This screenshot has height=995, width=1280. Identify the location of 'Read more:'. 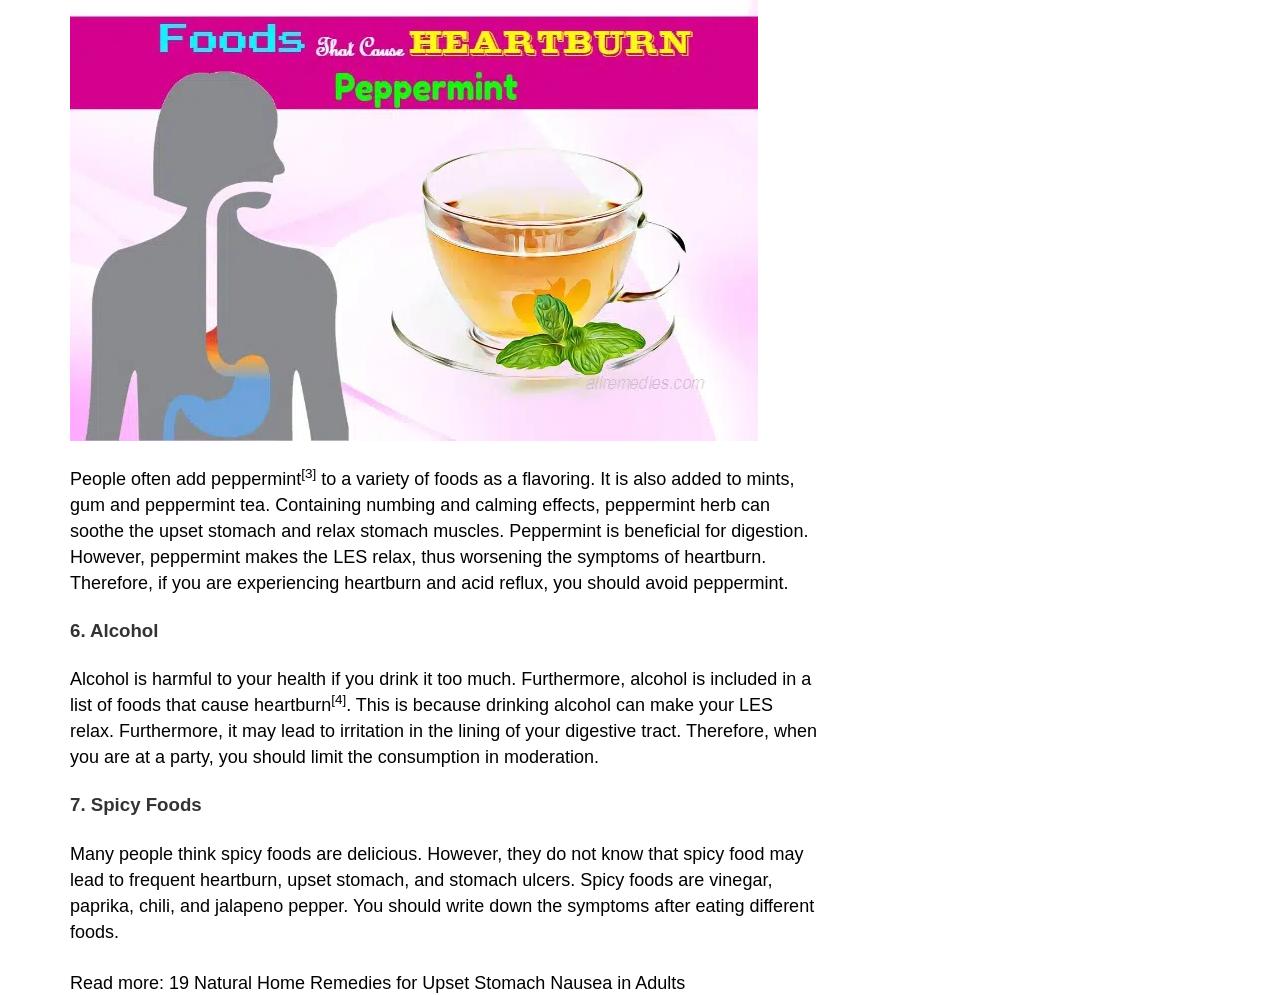
(118, 980).